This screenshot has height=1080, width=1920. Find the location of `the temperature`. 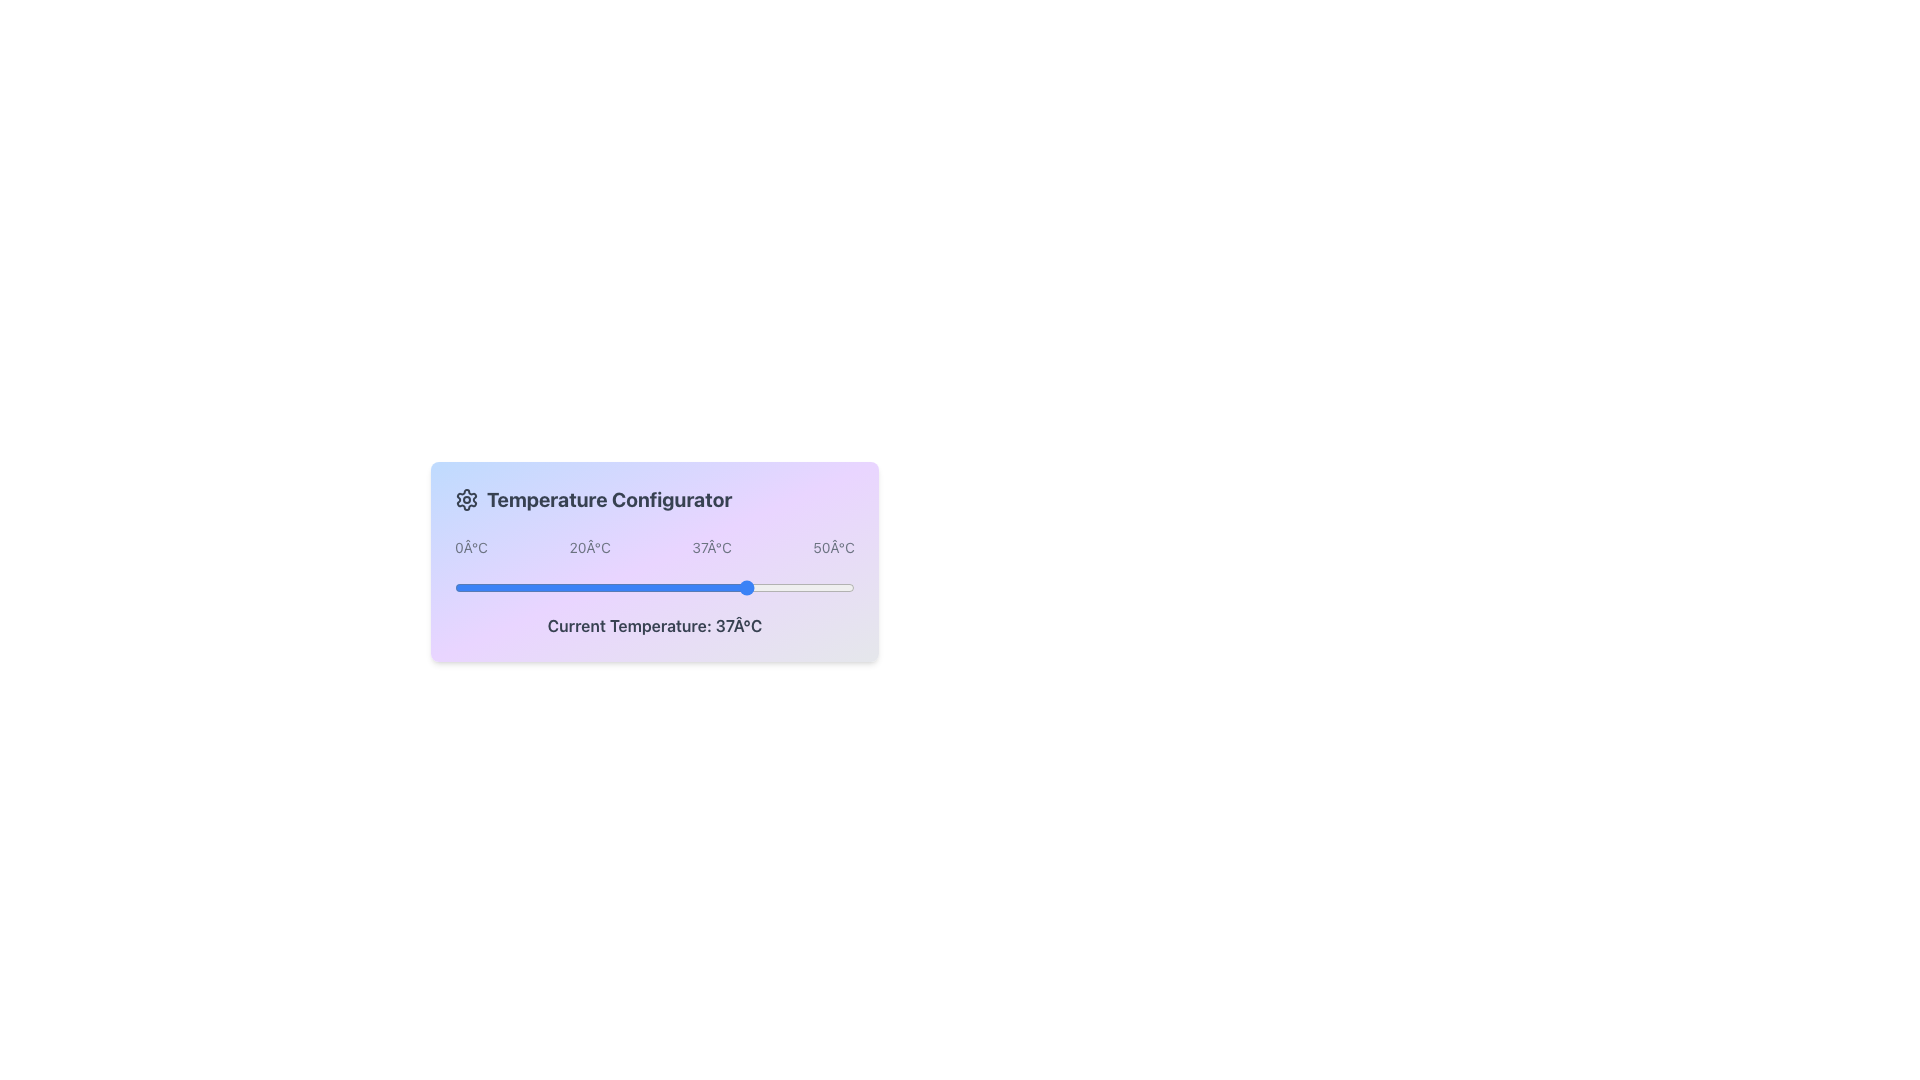

the temperature is located at coordinates (478, 586).